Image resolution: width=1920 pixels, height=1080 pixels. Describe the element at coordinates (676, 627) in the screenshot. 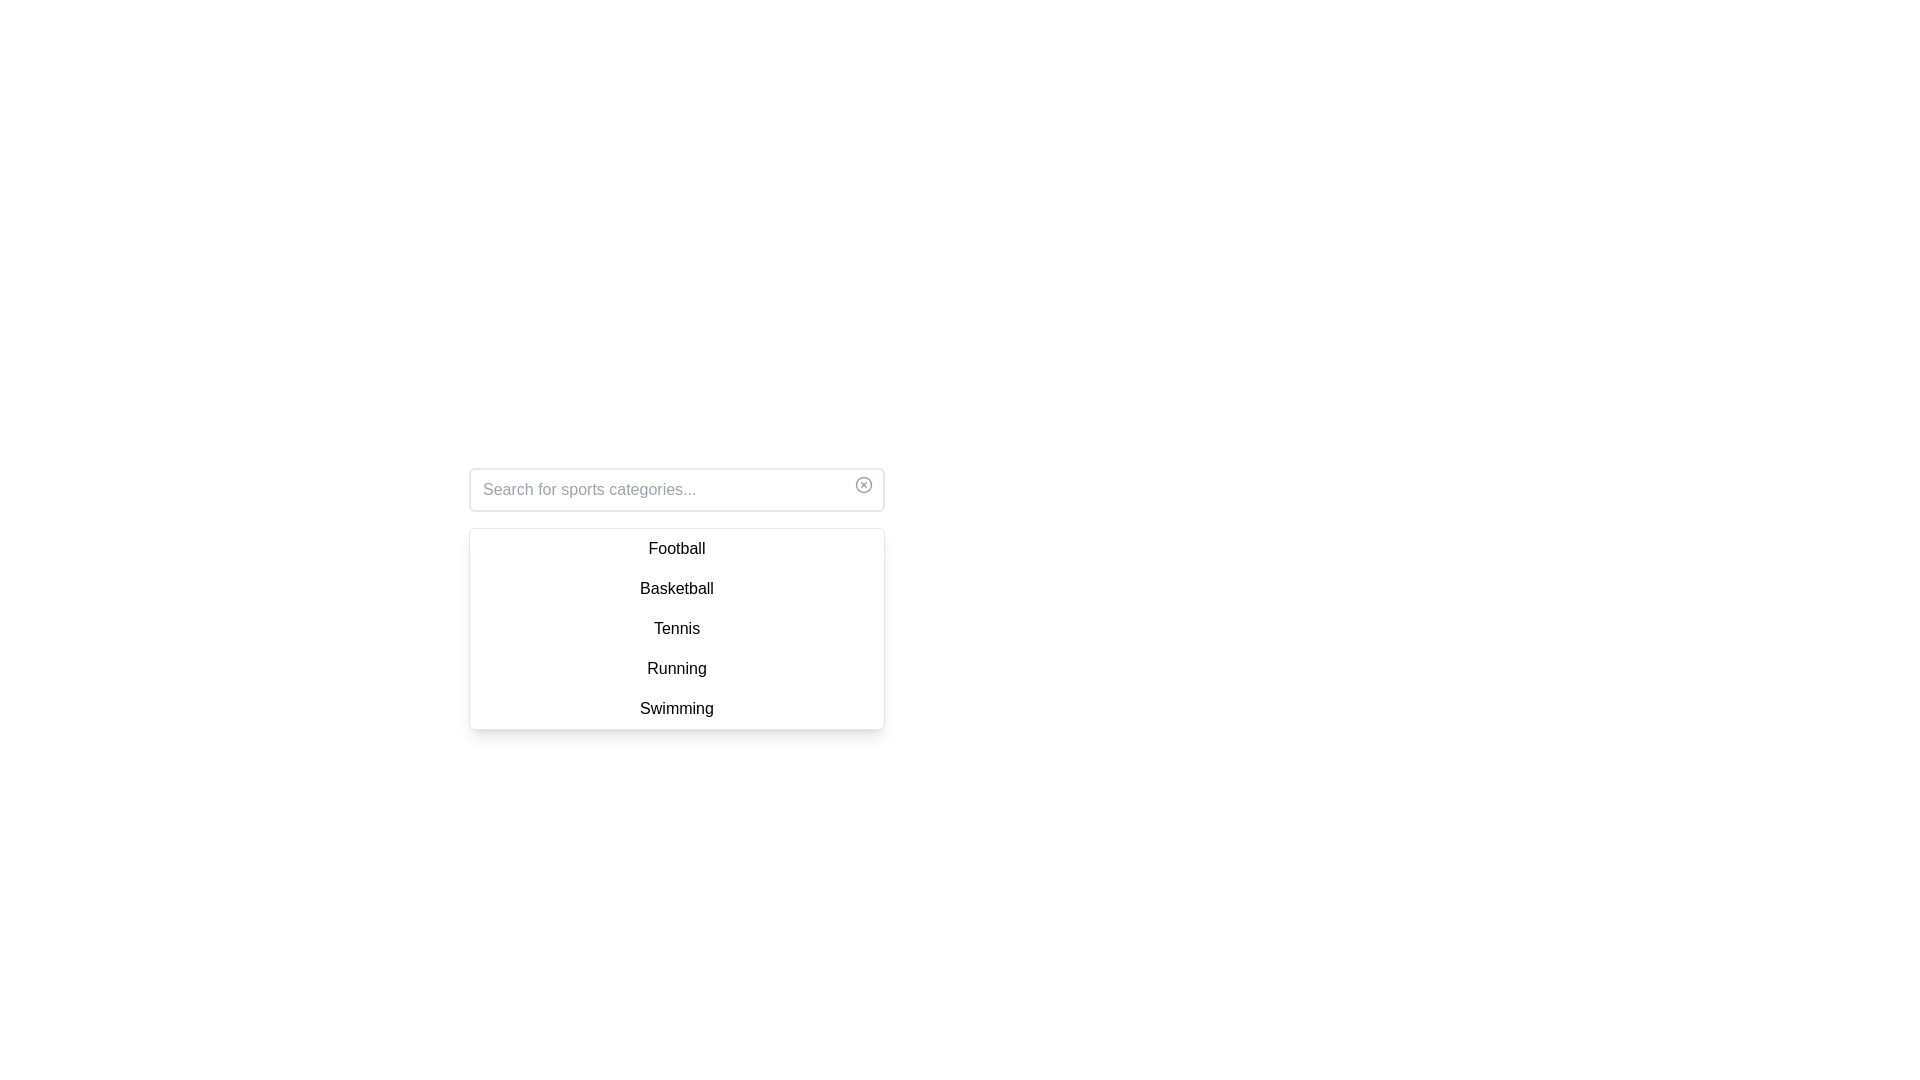

I see `the third list item in the vertical list containing the sports options: 'Football', 'Basketball', 'Tennis', 'Running', and 'Swimming', which is styled with hover effects` at that location.